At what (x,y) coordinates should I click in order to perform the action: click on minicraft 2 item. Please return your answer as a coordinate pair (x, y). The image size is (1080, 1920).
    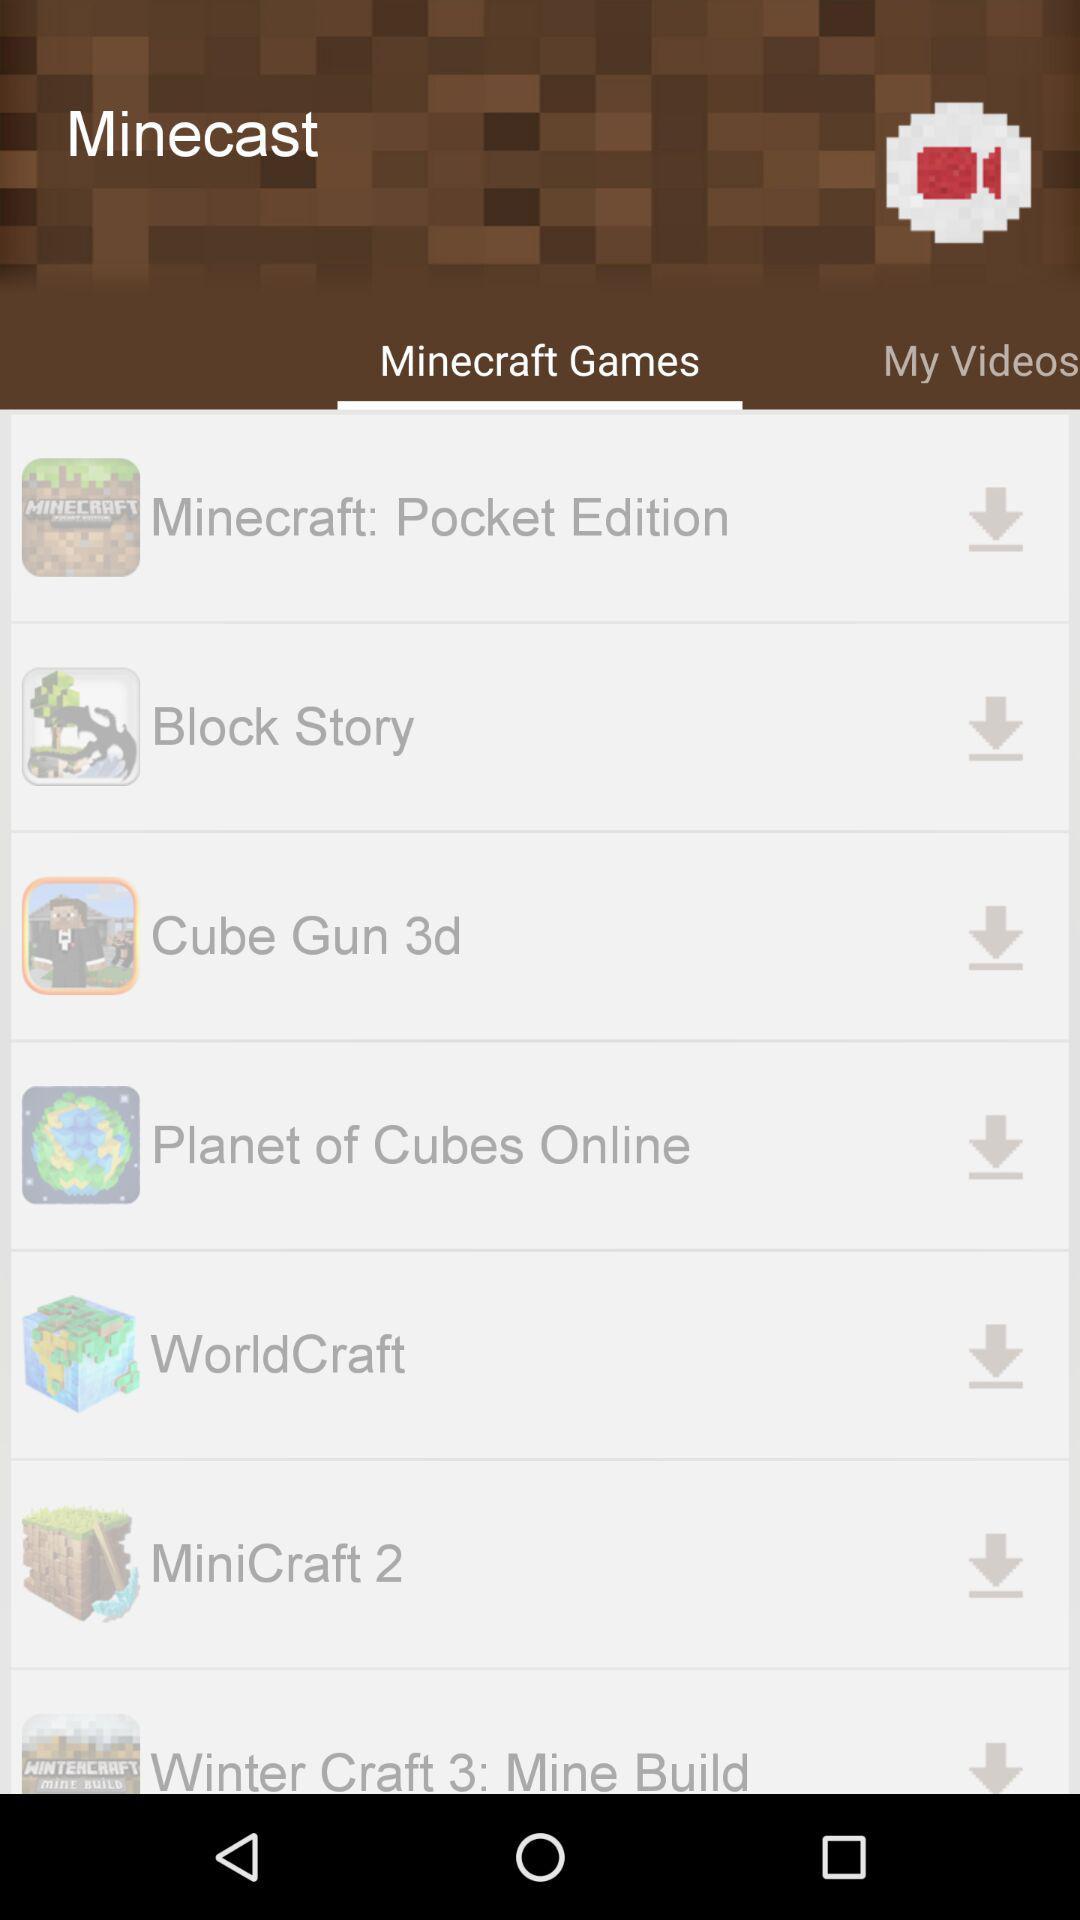
    Looking at the image, I should click on (608, 1562).